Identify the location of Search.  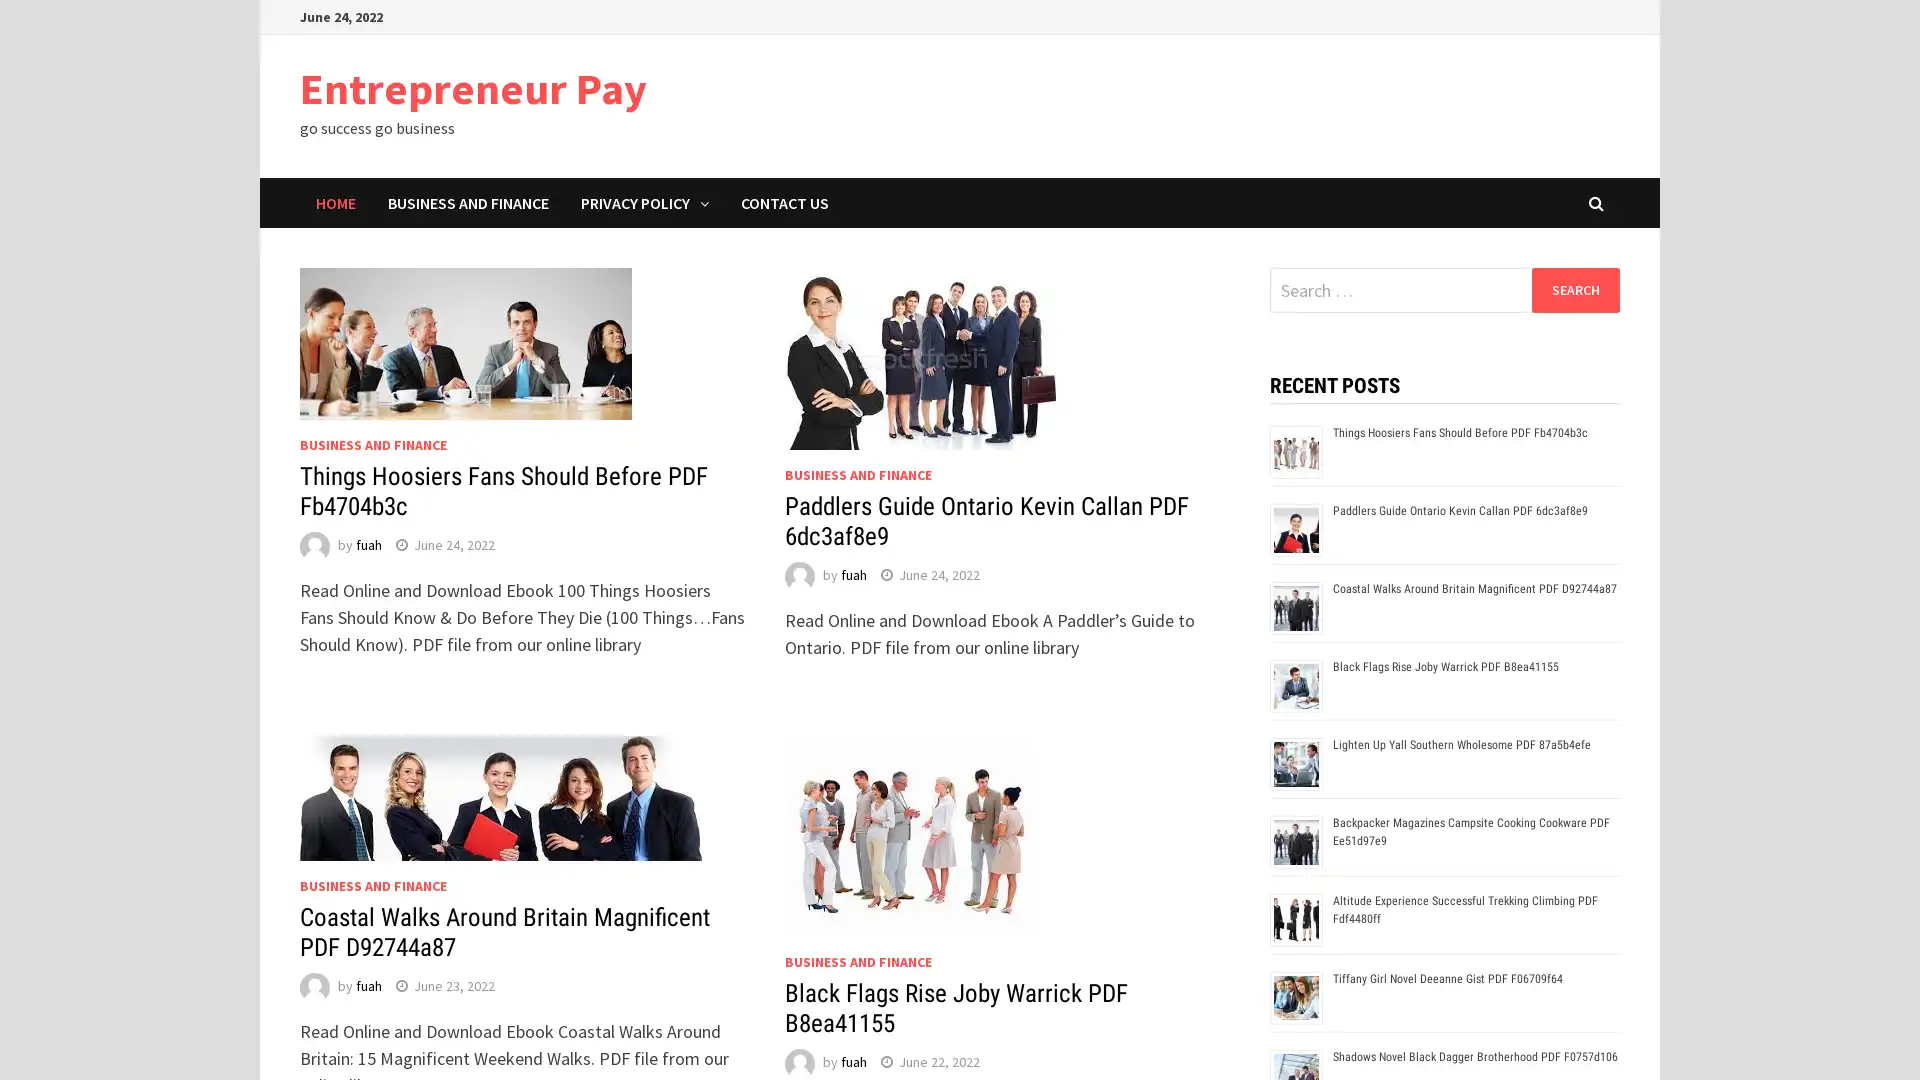
(1574, 289).